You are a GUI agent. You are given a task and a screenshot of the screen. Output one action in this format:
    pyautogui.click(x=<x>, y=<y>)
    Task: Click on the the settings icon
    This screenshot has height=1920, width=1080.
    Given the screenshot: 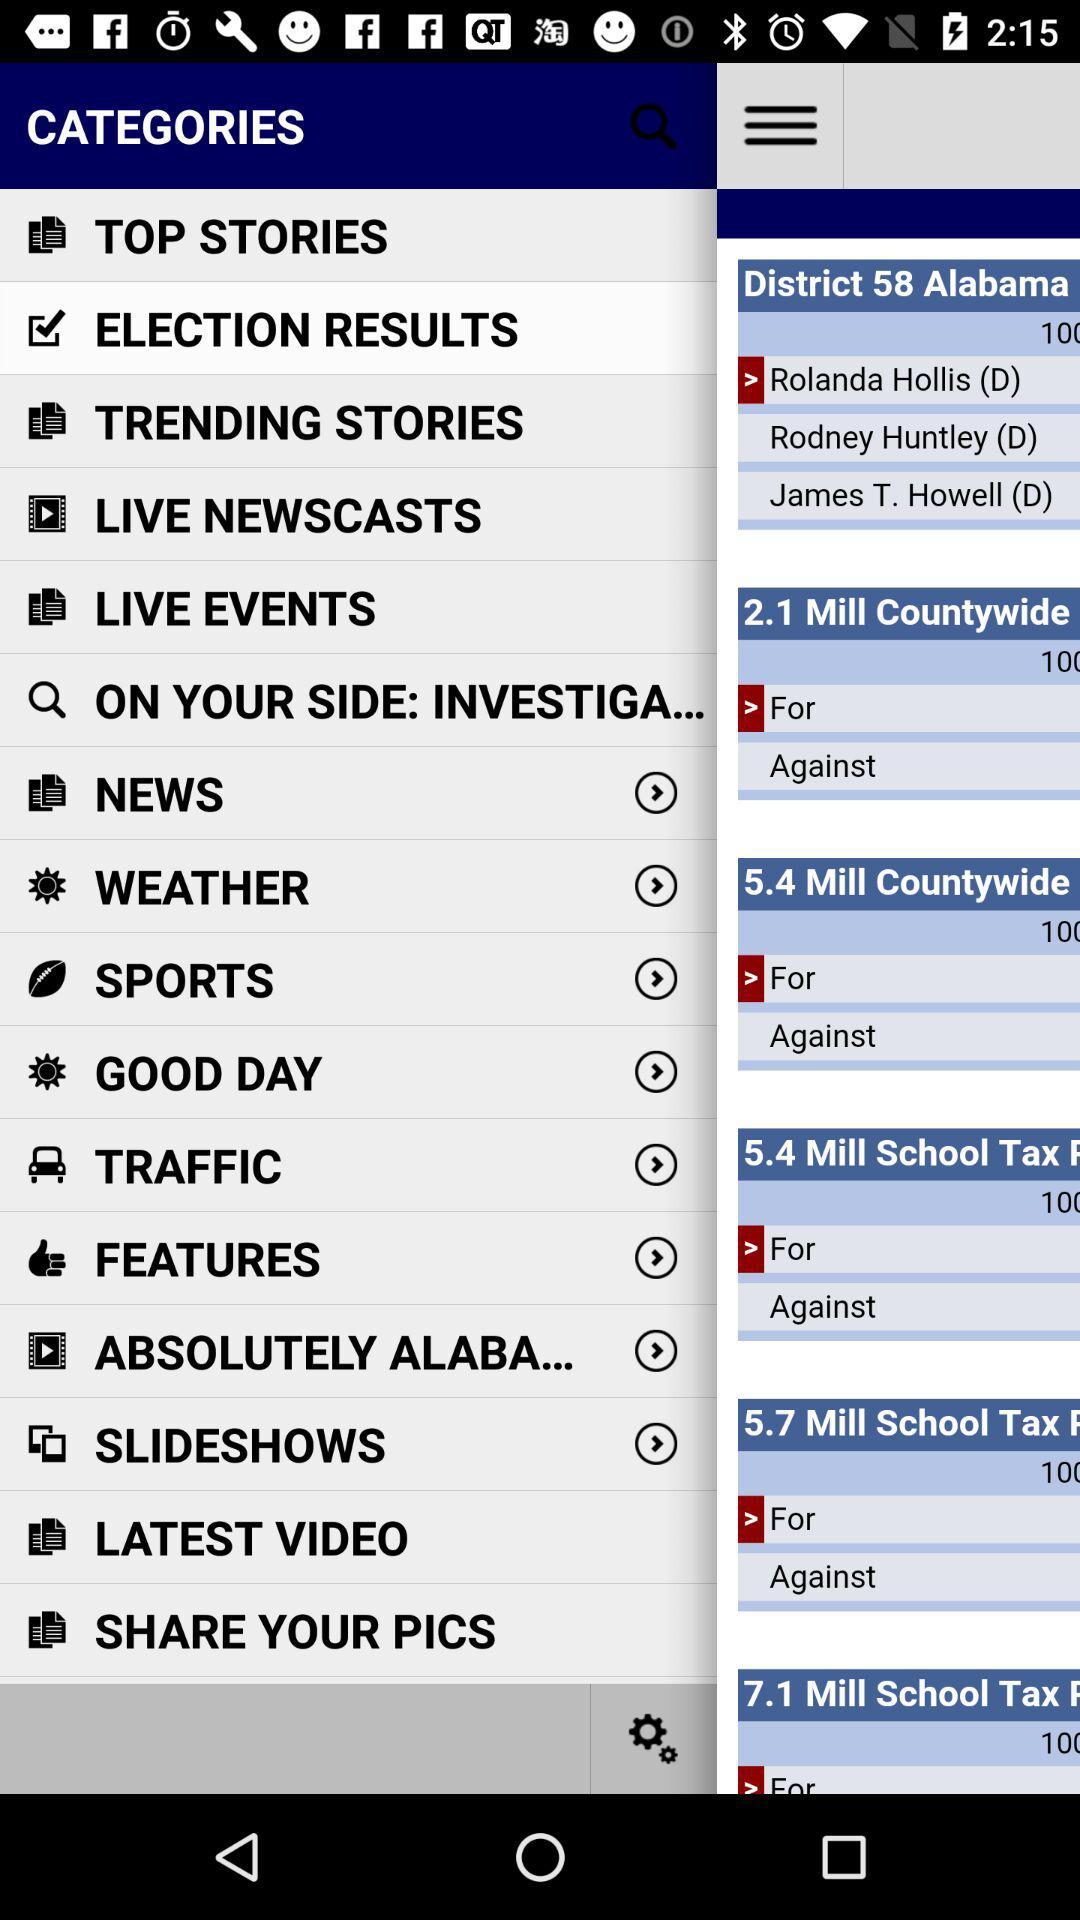 What is the action you would take?
    pyautogui.click(x=654, y=1737)
    